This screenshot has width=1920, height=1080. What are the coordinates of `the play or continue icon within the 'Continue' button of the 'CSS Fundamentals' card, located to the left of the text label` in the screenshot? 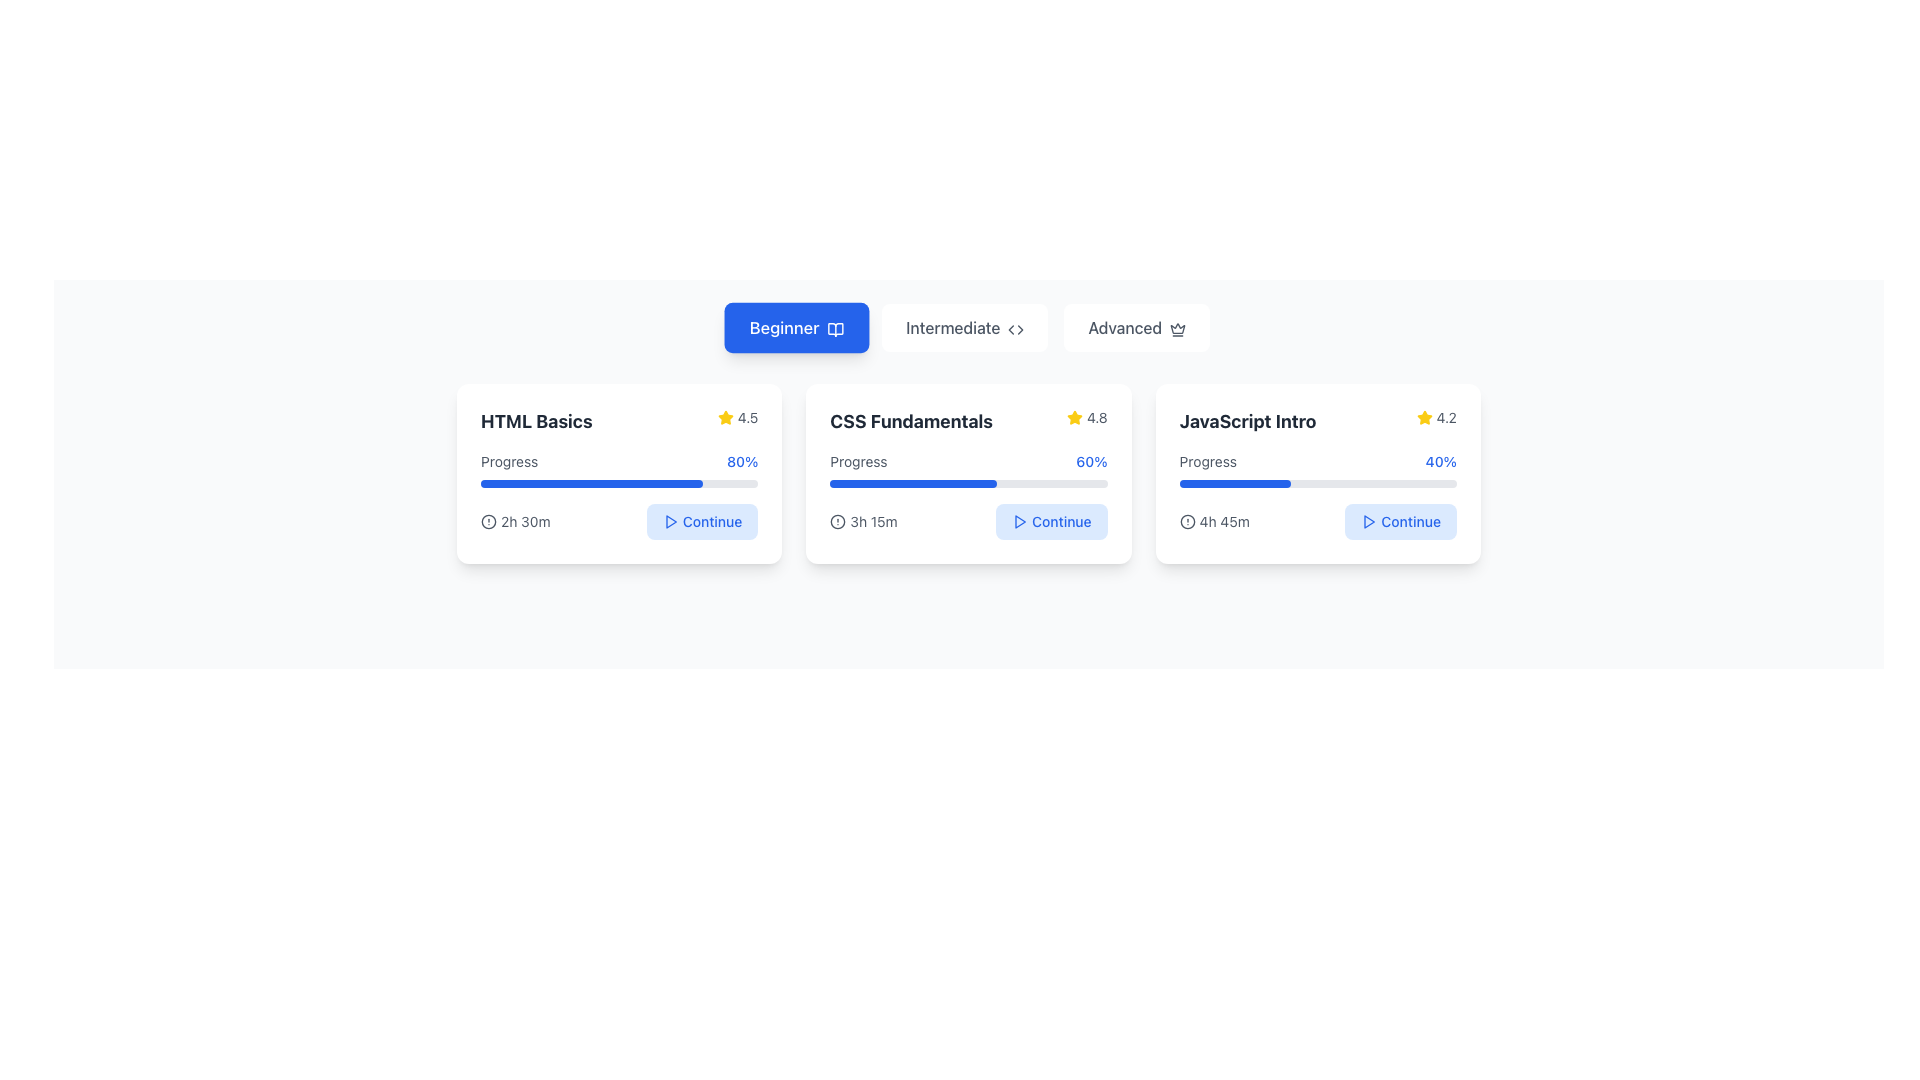 It's located at (1020, 520).